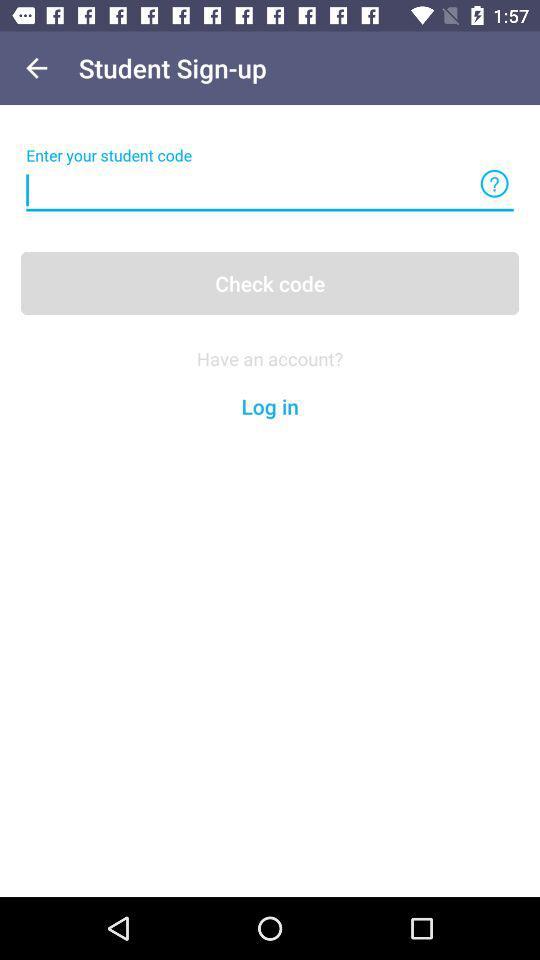  What do you see at coordinates (493, 183) in the screenshot?
I see `open help options` at bounding box center [493, 183].